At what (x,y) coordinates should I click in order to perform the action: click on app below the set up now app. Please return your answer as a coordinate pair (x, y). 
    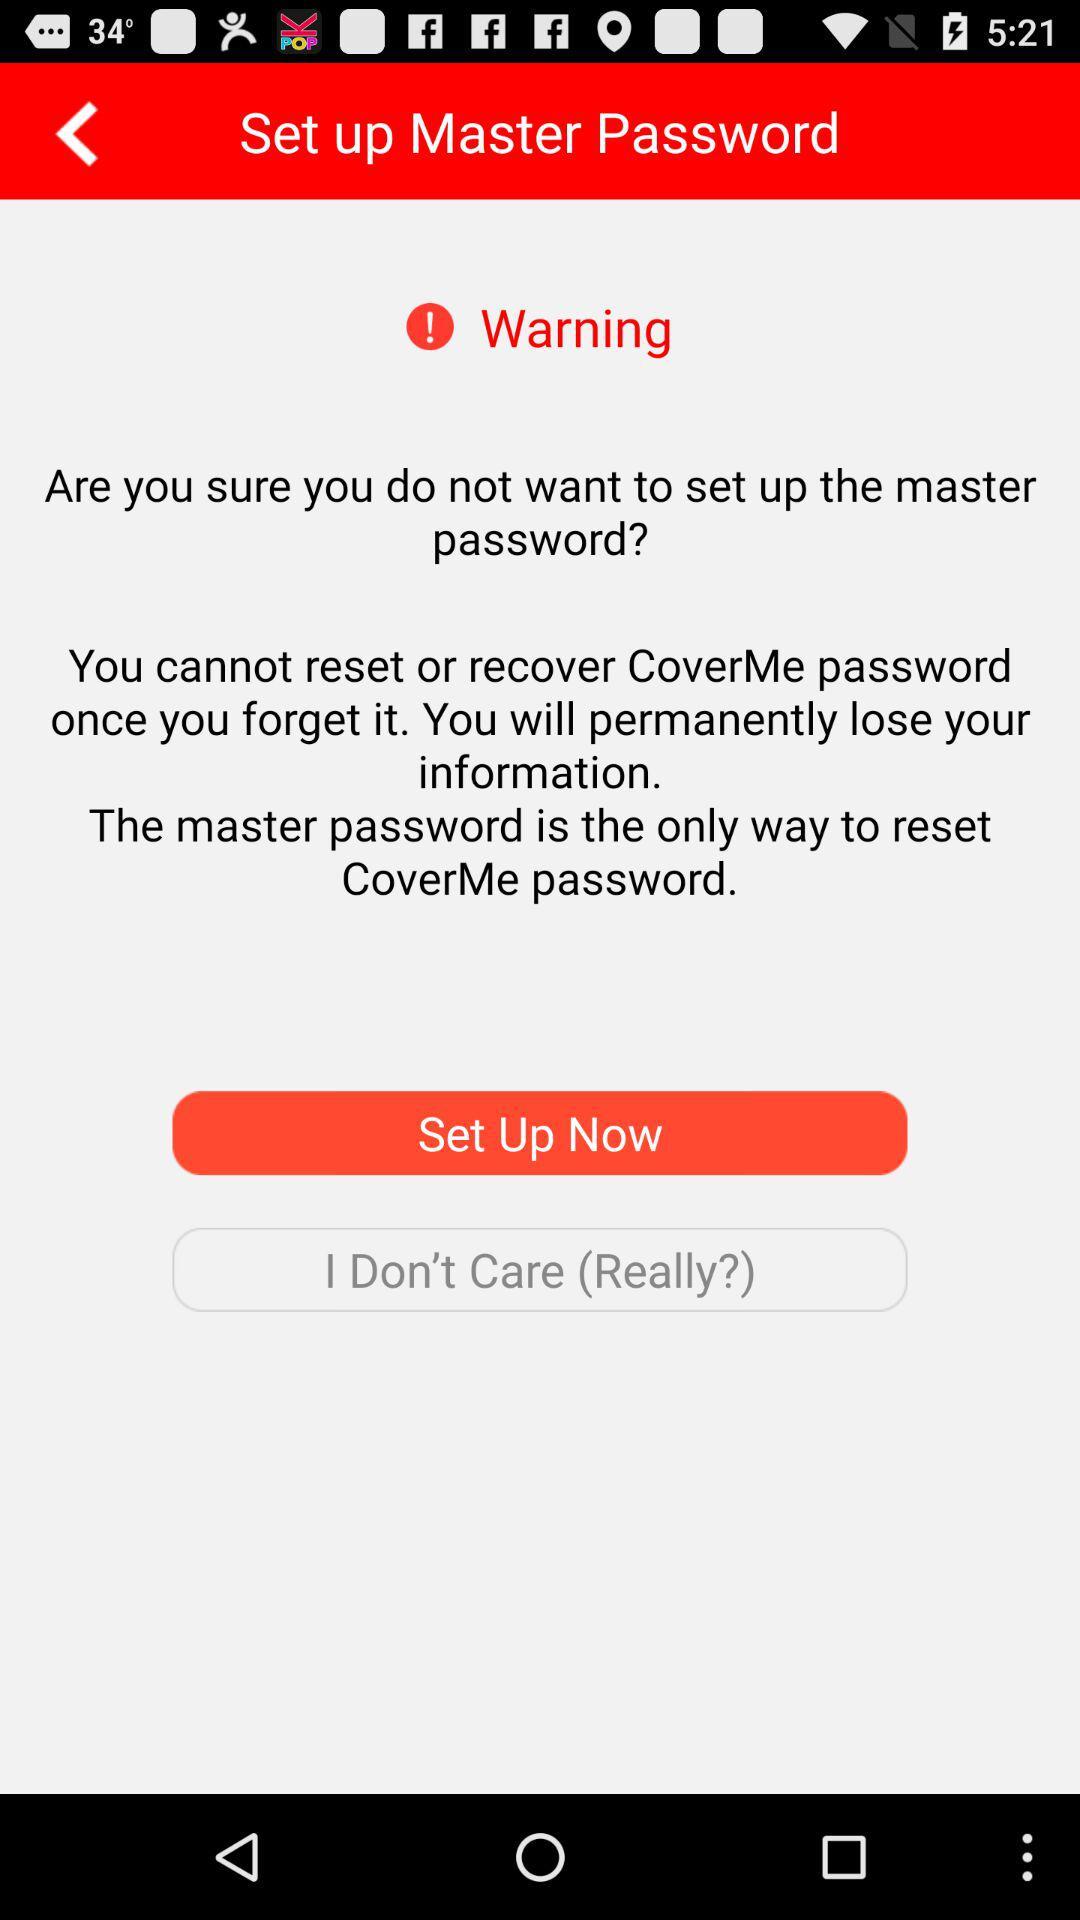
    Looking at the image, I should click on (540, 1268).